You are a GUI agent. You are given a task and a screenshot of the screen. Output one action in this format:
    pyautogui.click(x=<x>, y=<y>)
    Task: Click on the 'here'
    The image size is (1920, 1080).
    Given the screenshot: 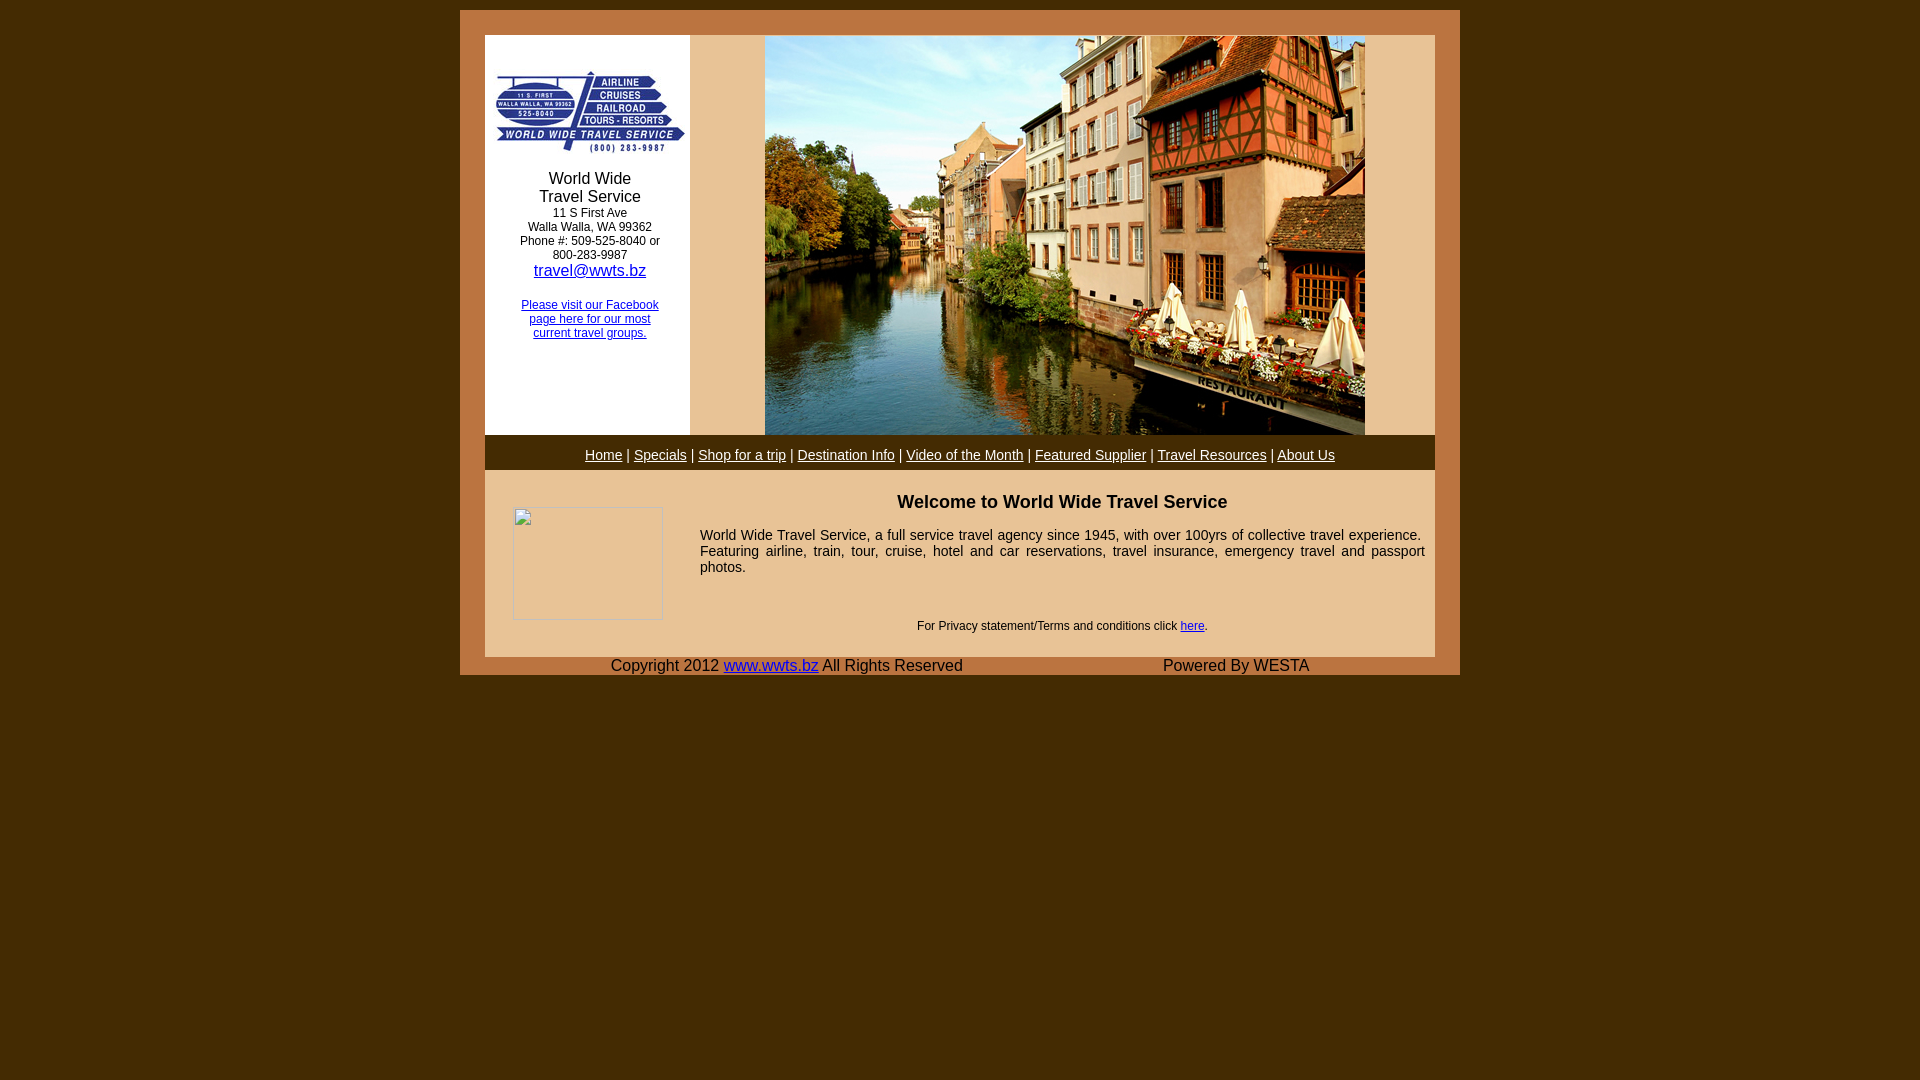 What is the action you would take?
    pyautogui.click(x=1193, y=624)
    